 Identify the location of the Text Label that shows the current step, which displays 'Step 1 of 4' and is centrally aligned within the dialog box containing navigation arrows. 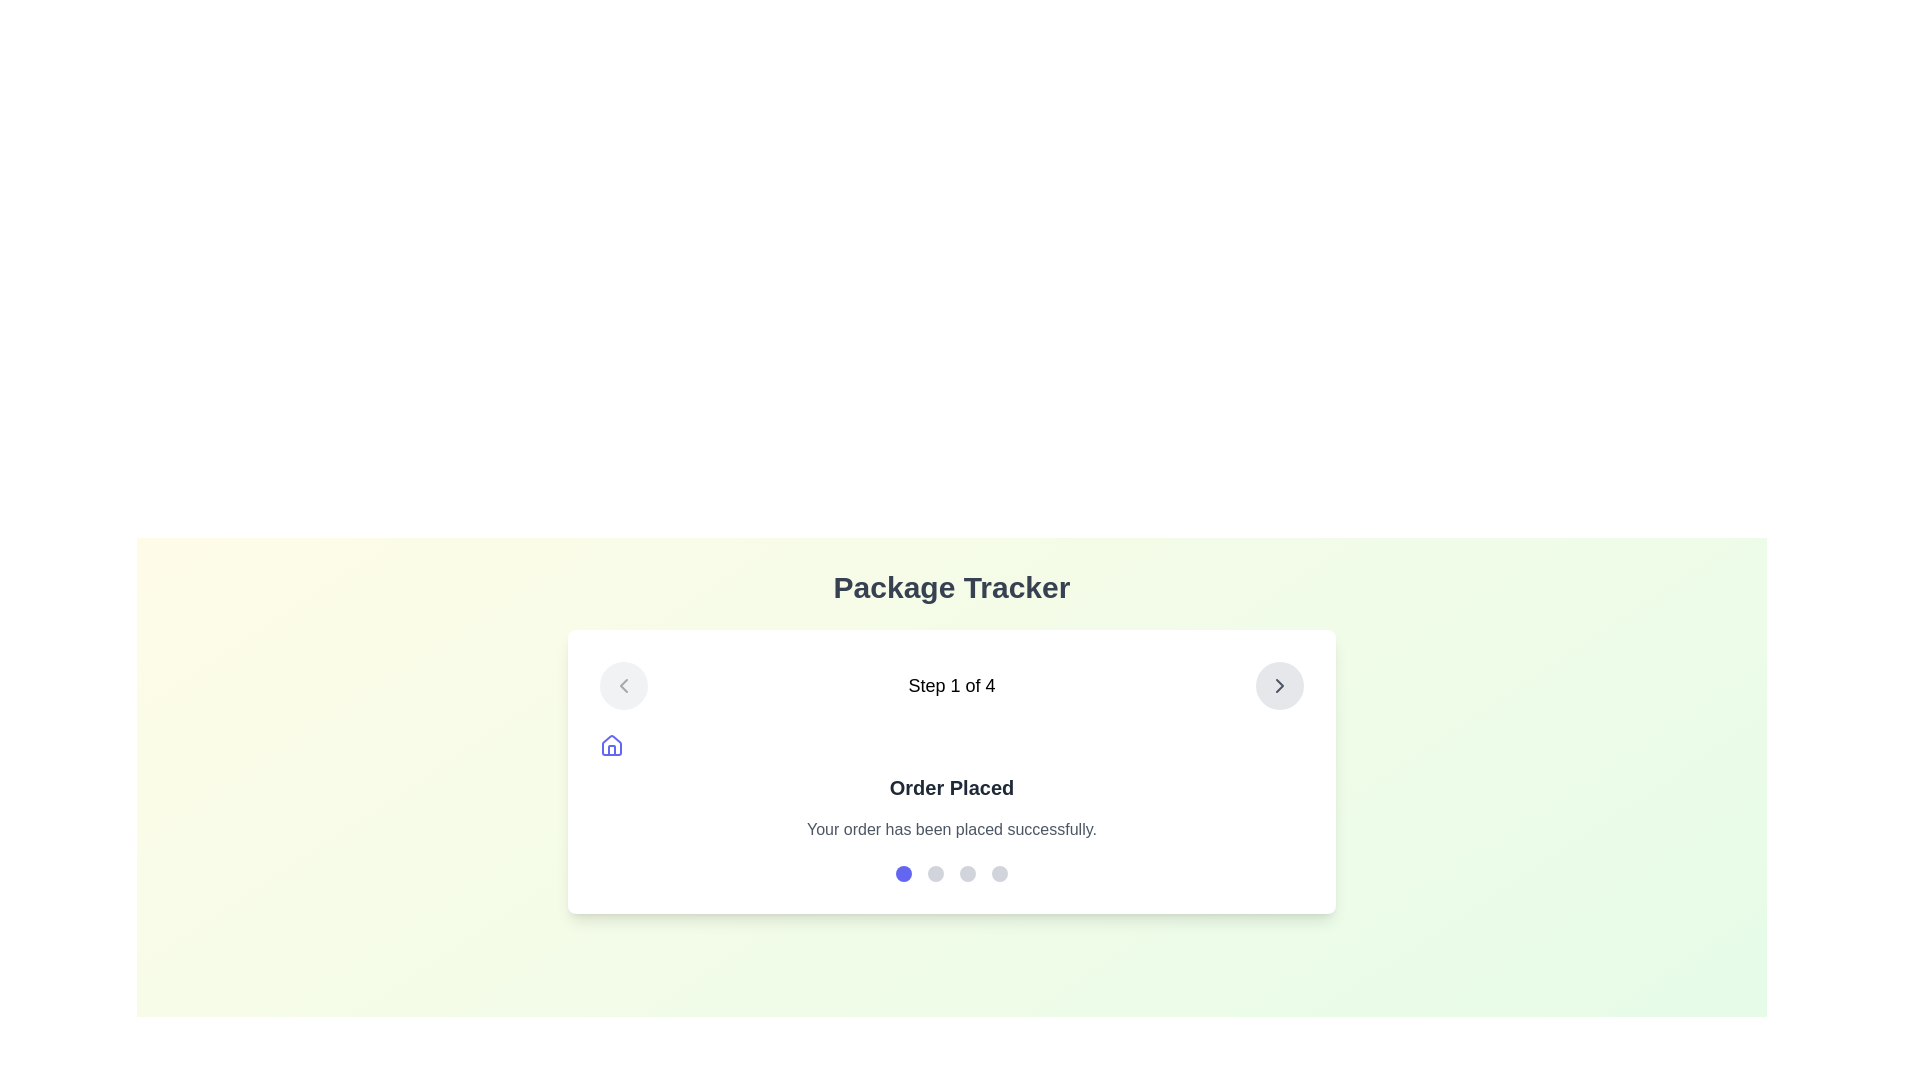
(950, 685).